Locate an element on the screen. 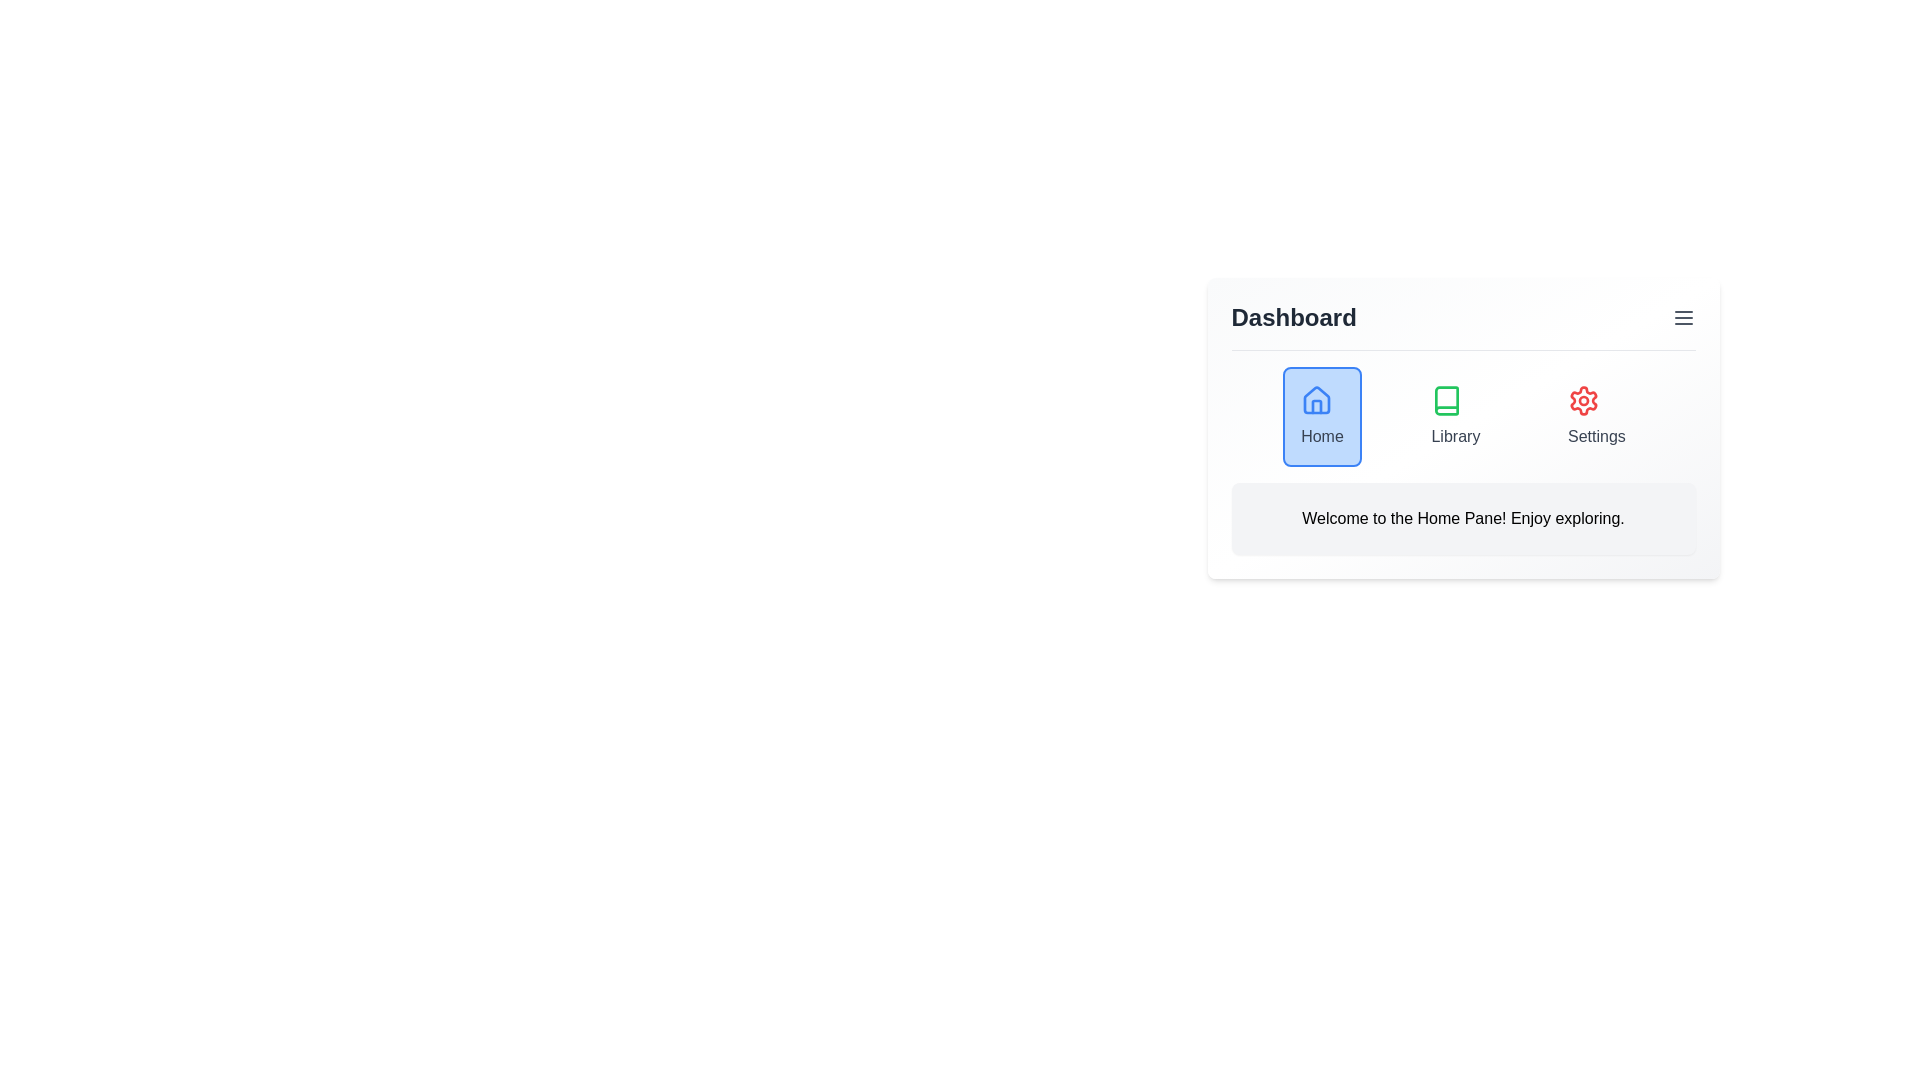 The width and height of the screenshot is (1920, 1080). the middle button of the navigation menu labeled 'Library' in the Button Group located in the 'Dashboard' section is located at coordinates (1463, 415).